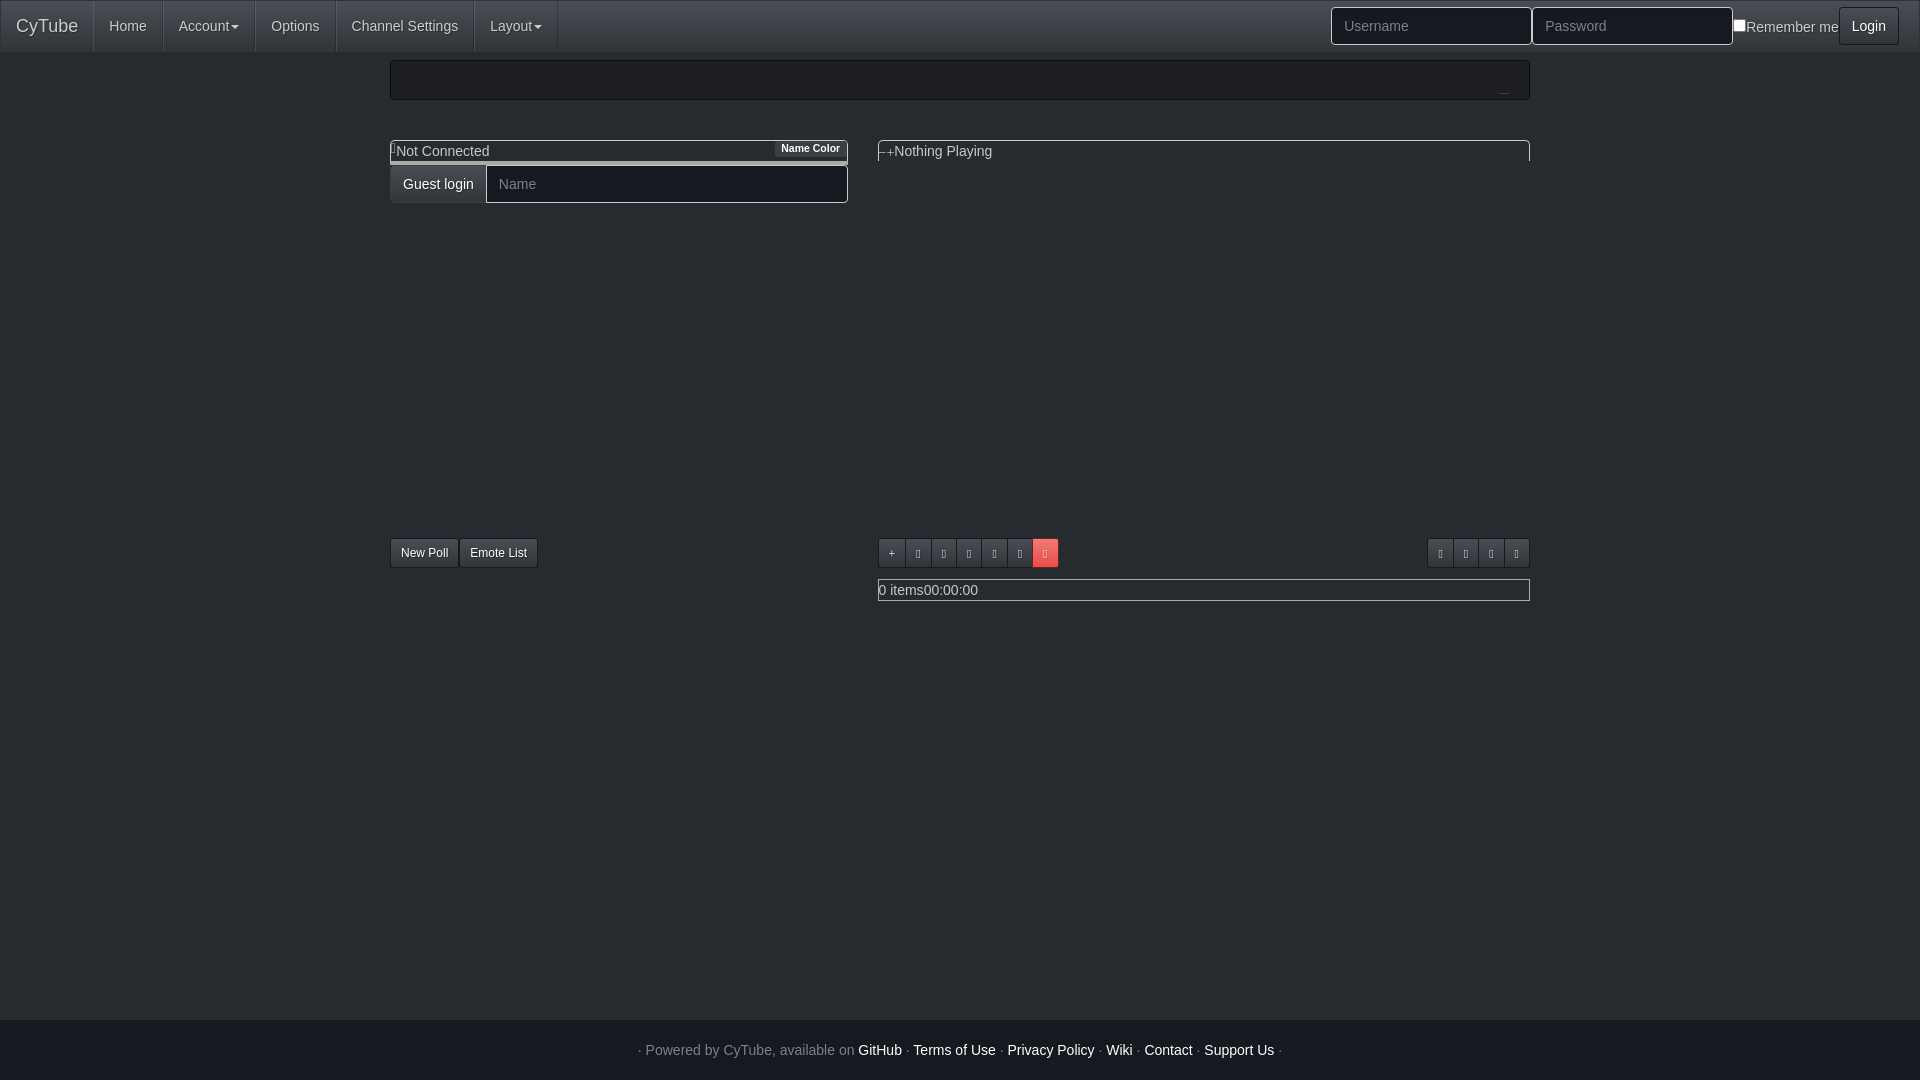 The image size is (1920, 1080). What do you see at coordinates (1007, 552) in the screenshot?
I see `'Shuffle the playlist'` at bounding box center [1007, 552].